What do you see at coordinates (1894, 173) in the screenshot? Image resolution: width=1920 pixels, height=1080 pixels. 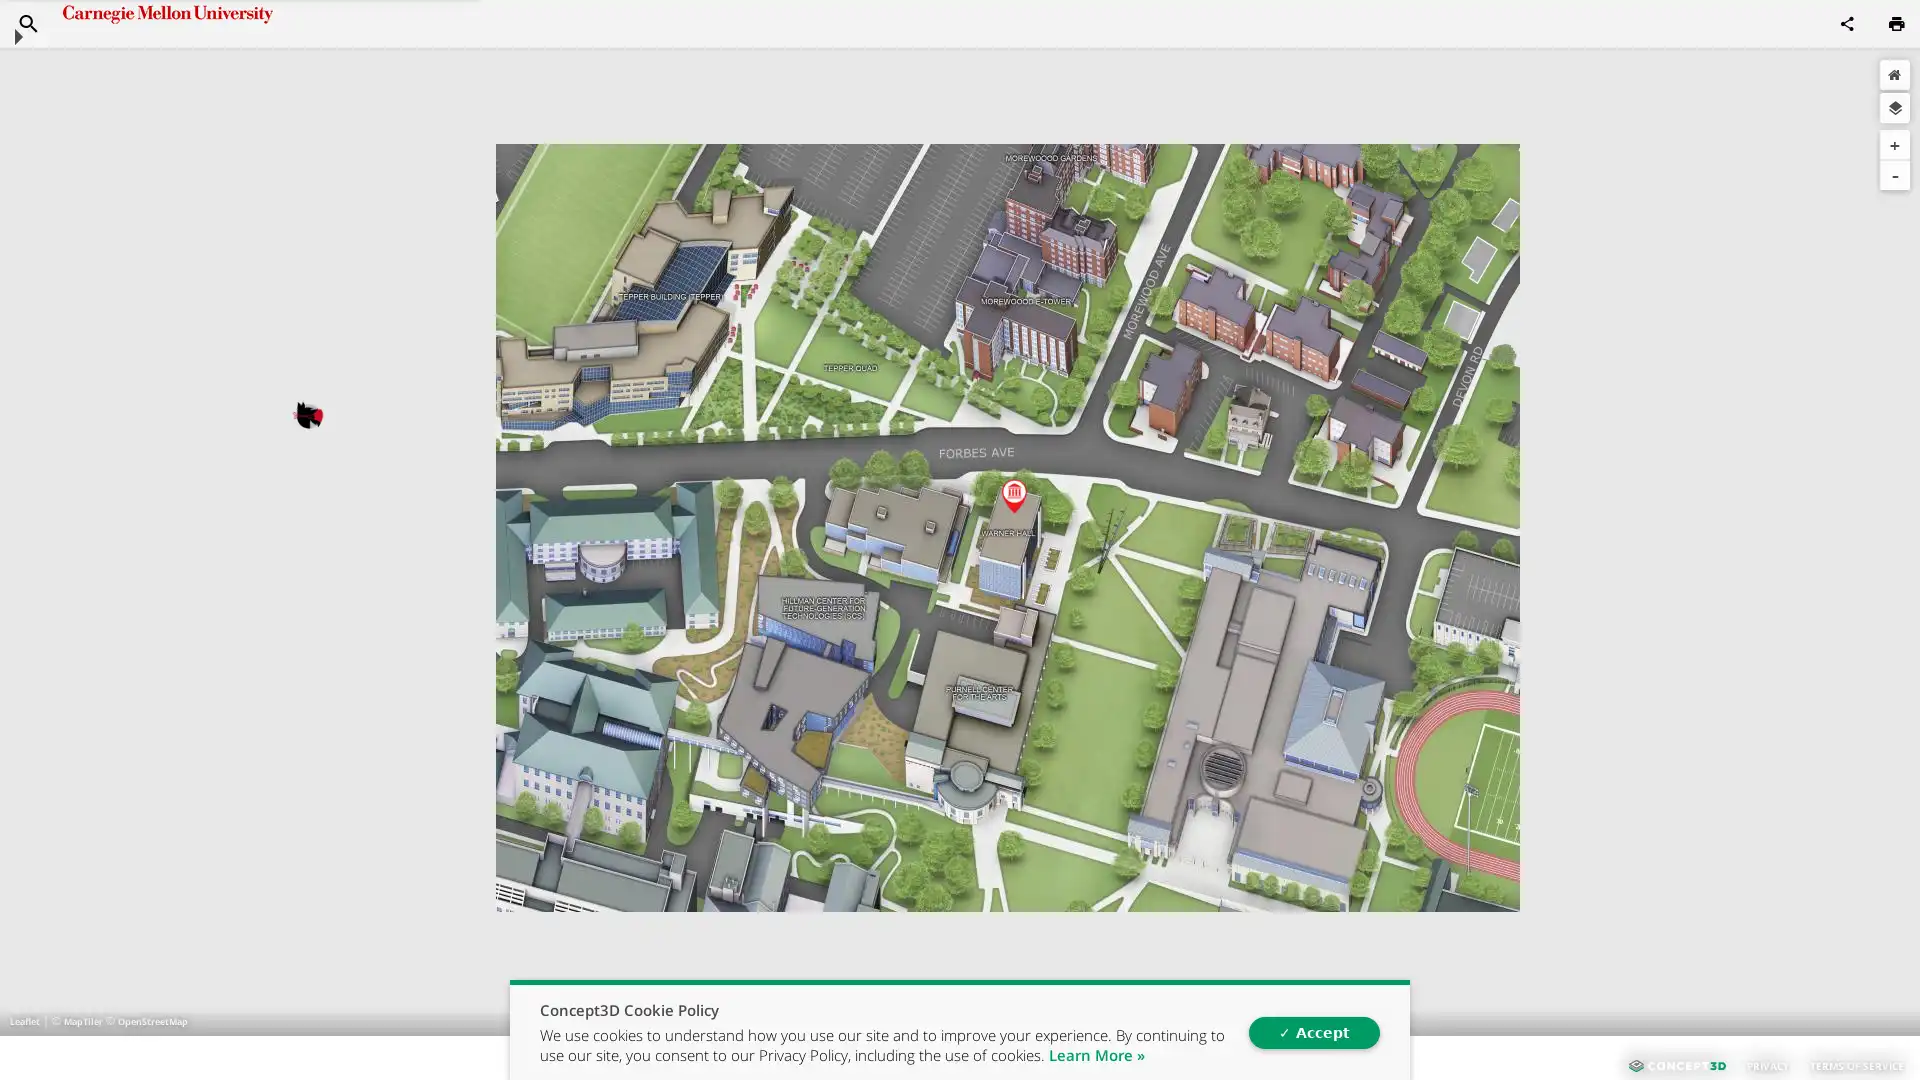 I see `Zoom out` at bounding box center [1894, 173].